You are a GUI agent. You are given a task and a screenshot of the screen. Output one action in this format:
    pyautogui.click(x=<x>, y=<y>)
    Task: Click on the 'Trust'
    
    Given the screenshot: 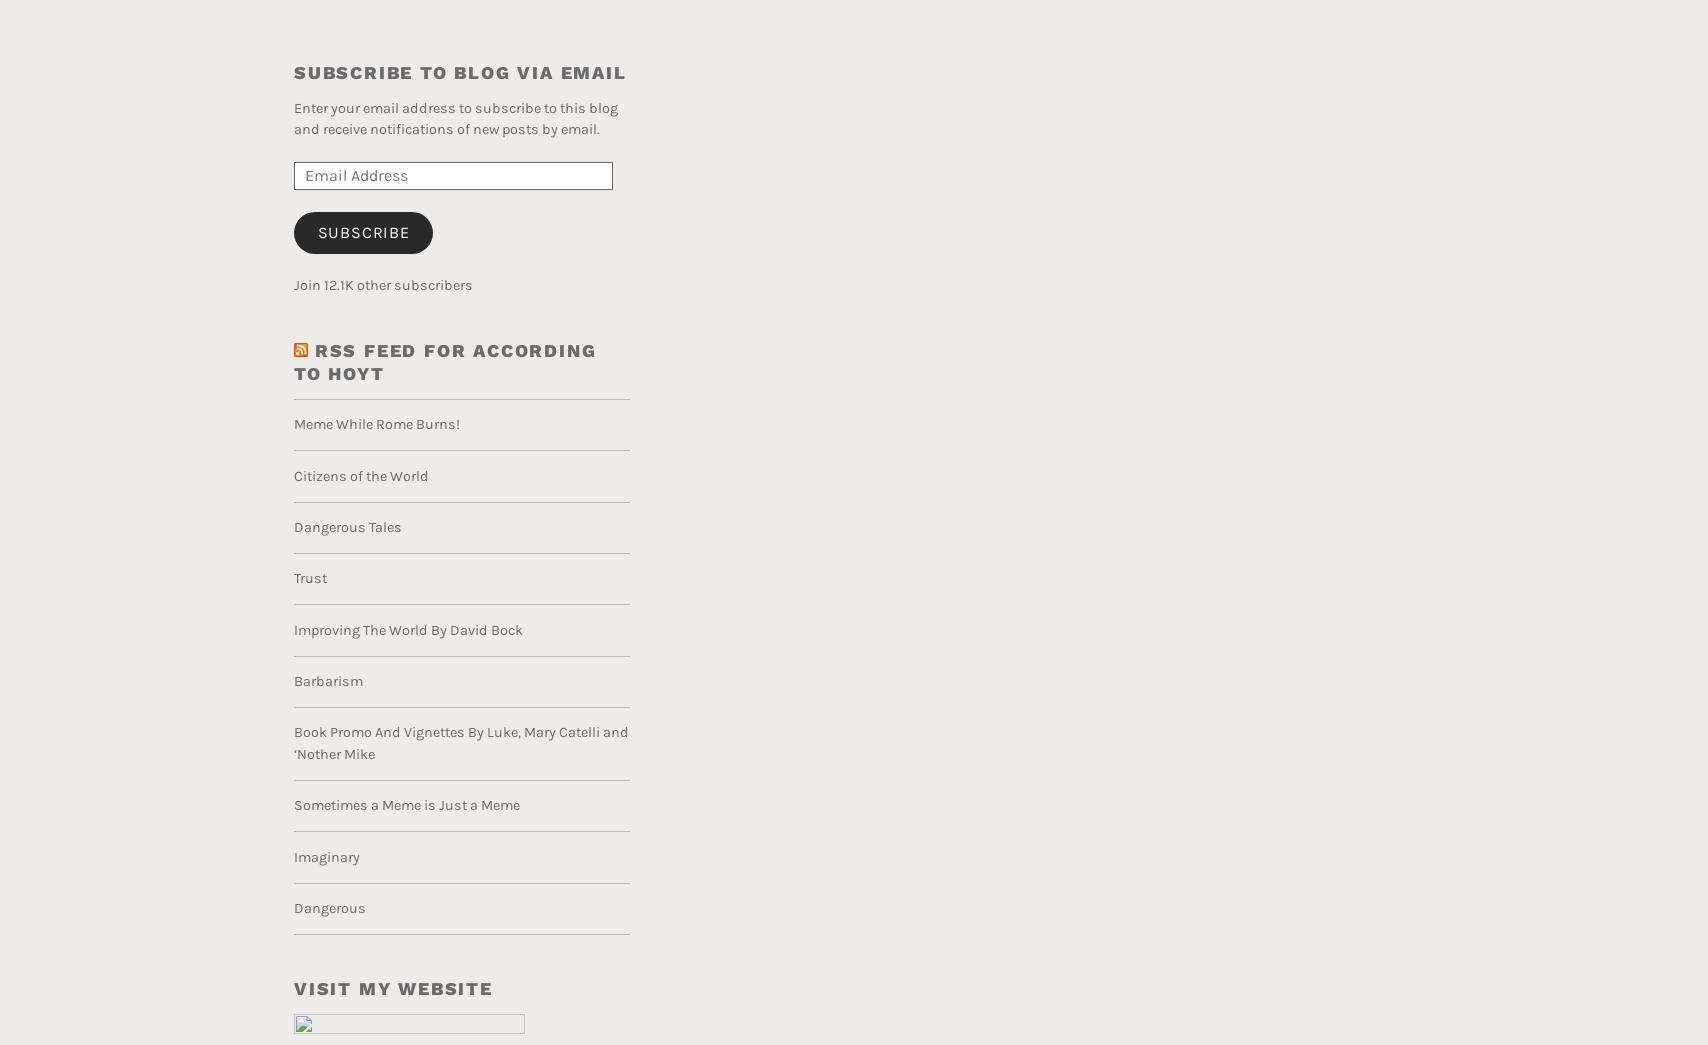 What is the action you would take?
    pyautogui.click(x=310, y=578)
    